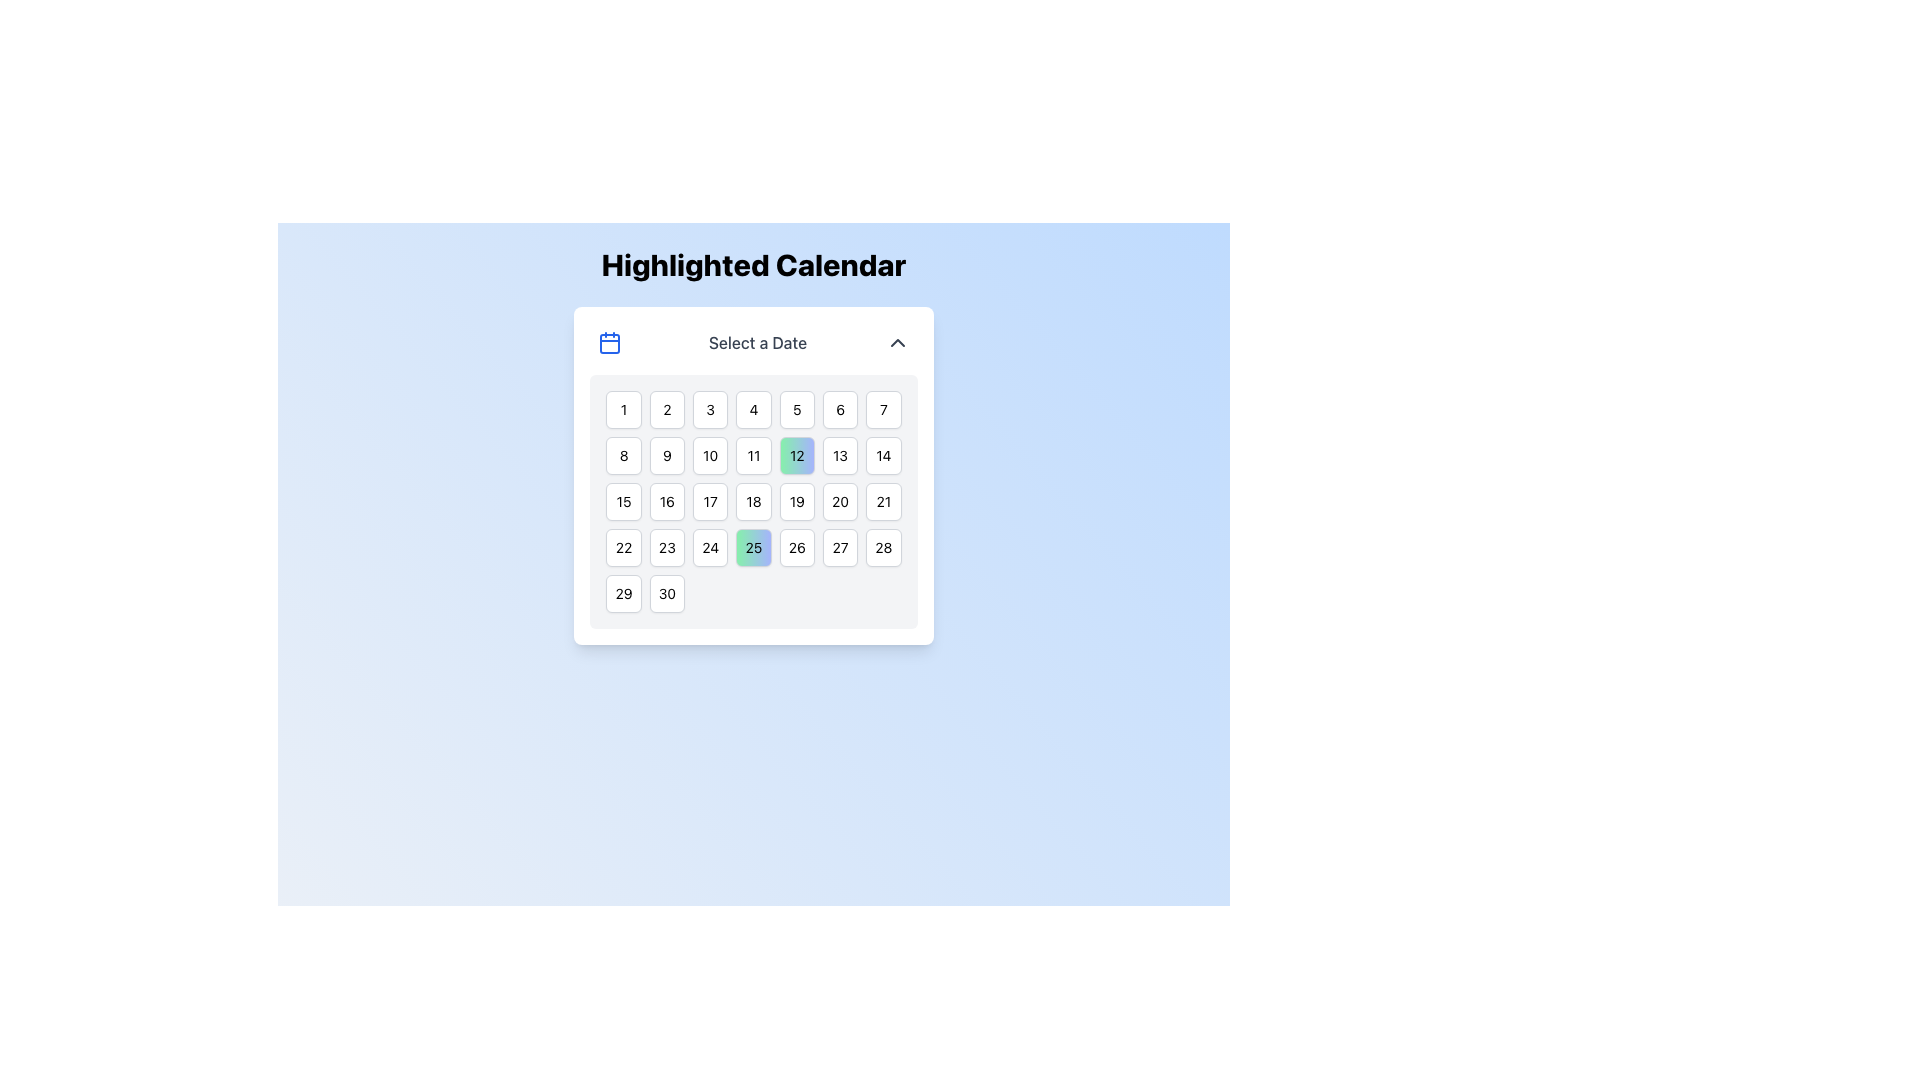  What do you see at coordinates (667, 408) in the screenshot?
I see `the button representing the 2nd day of the month` at bounding box center [667, 408].